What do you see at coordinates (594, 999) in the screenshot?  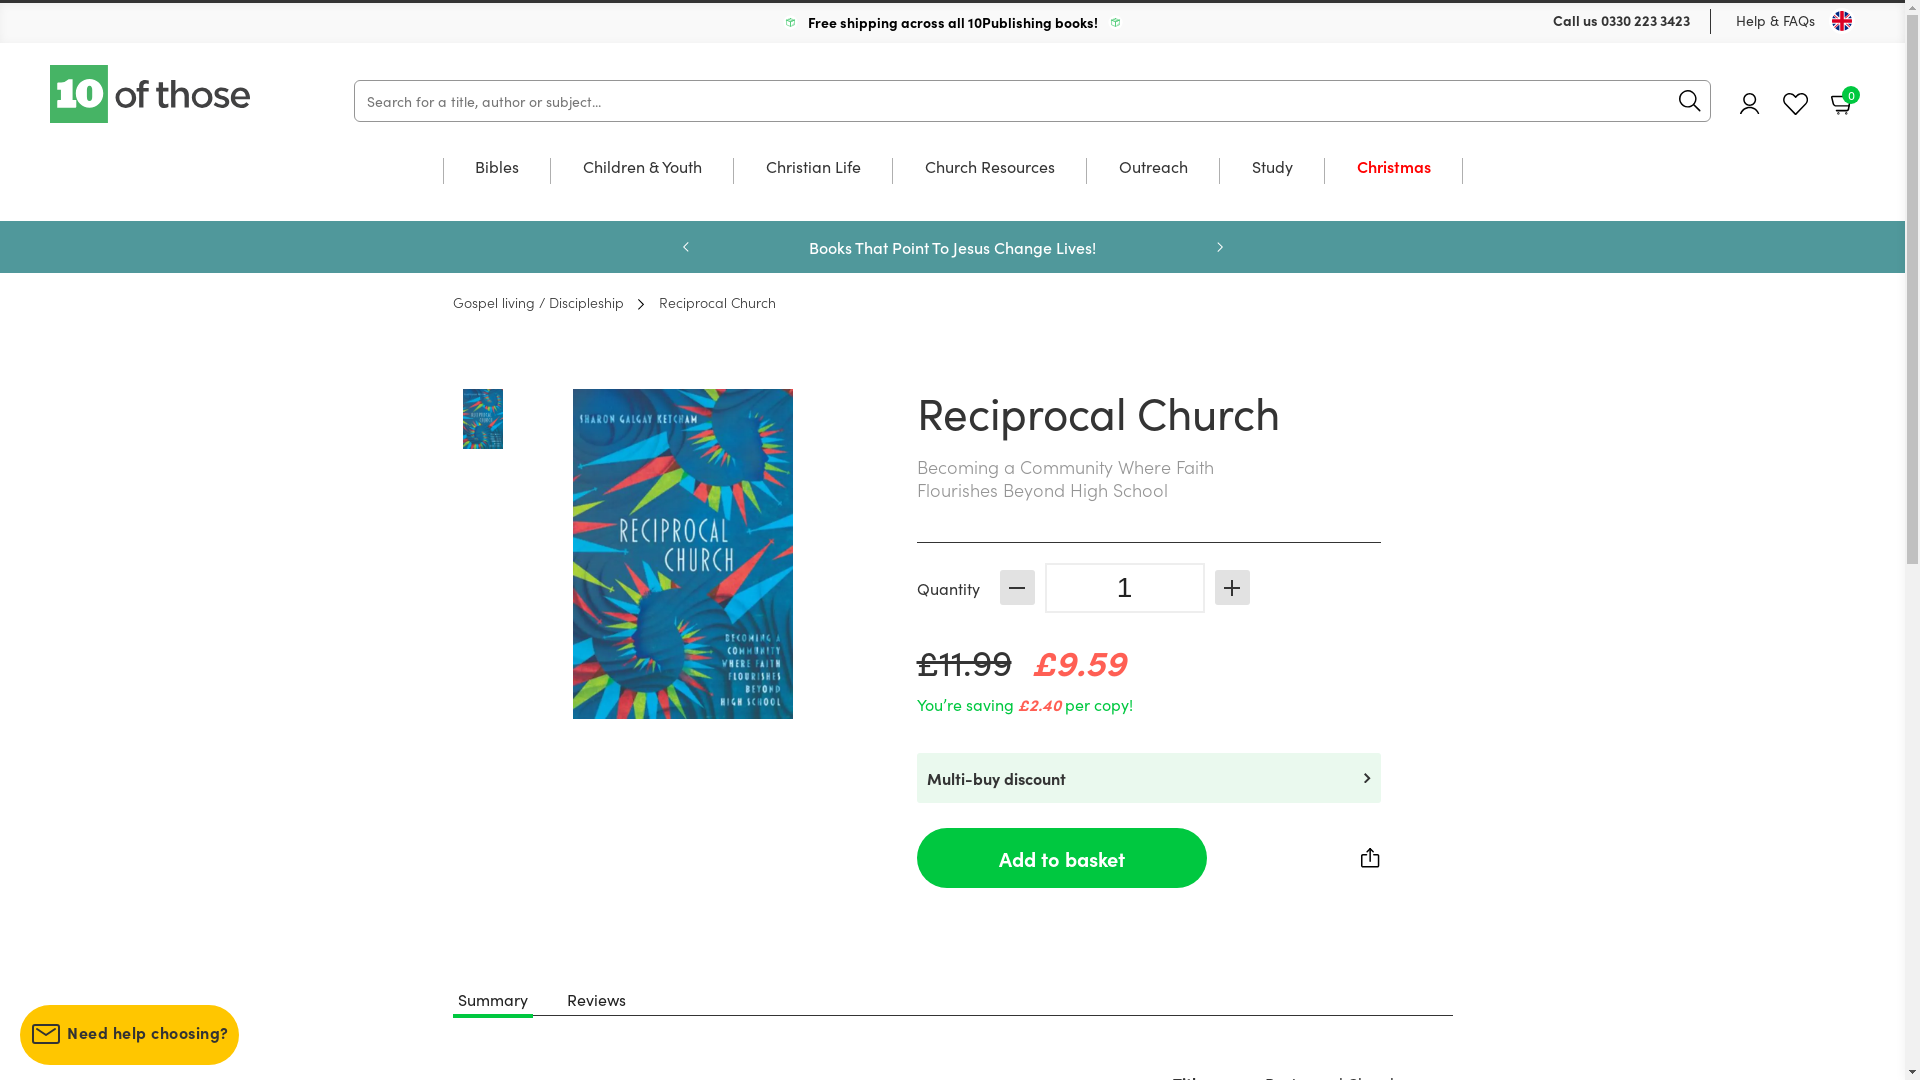 I see `'Reviews'` at bounding box center [594, 999].